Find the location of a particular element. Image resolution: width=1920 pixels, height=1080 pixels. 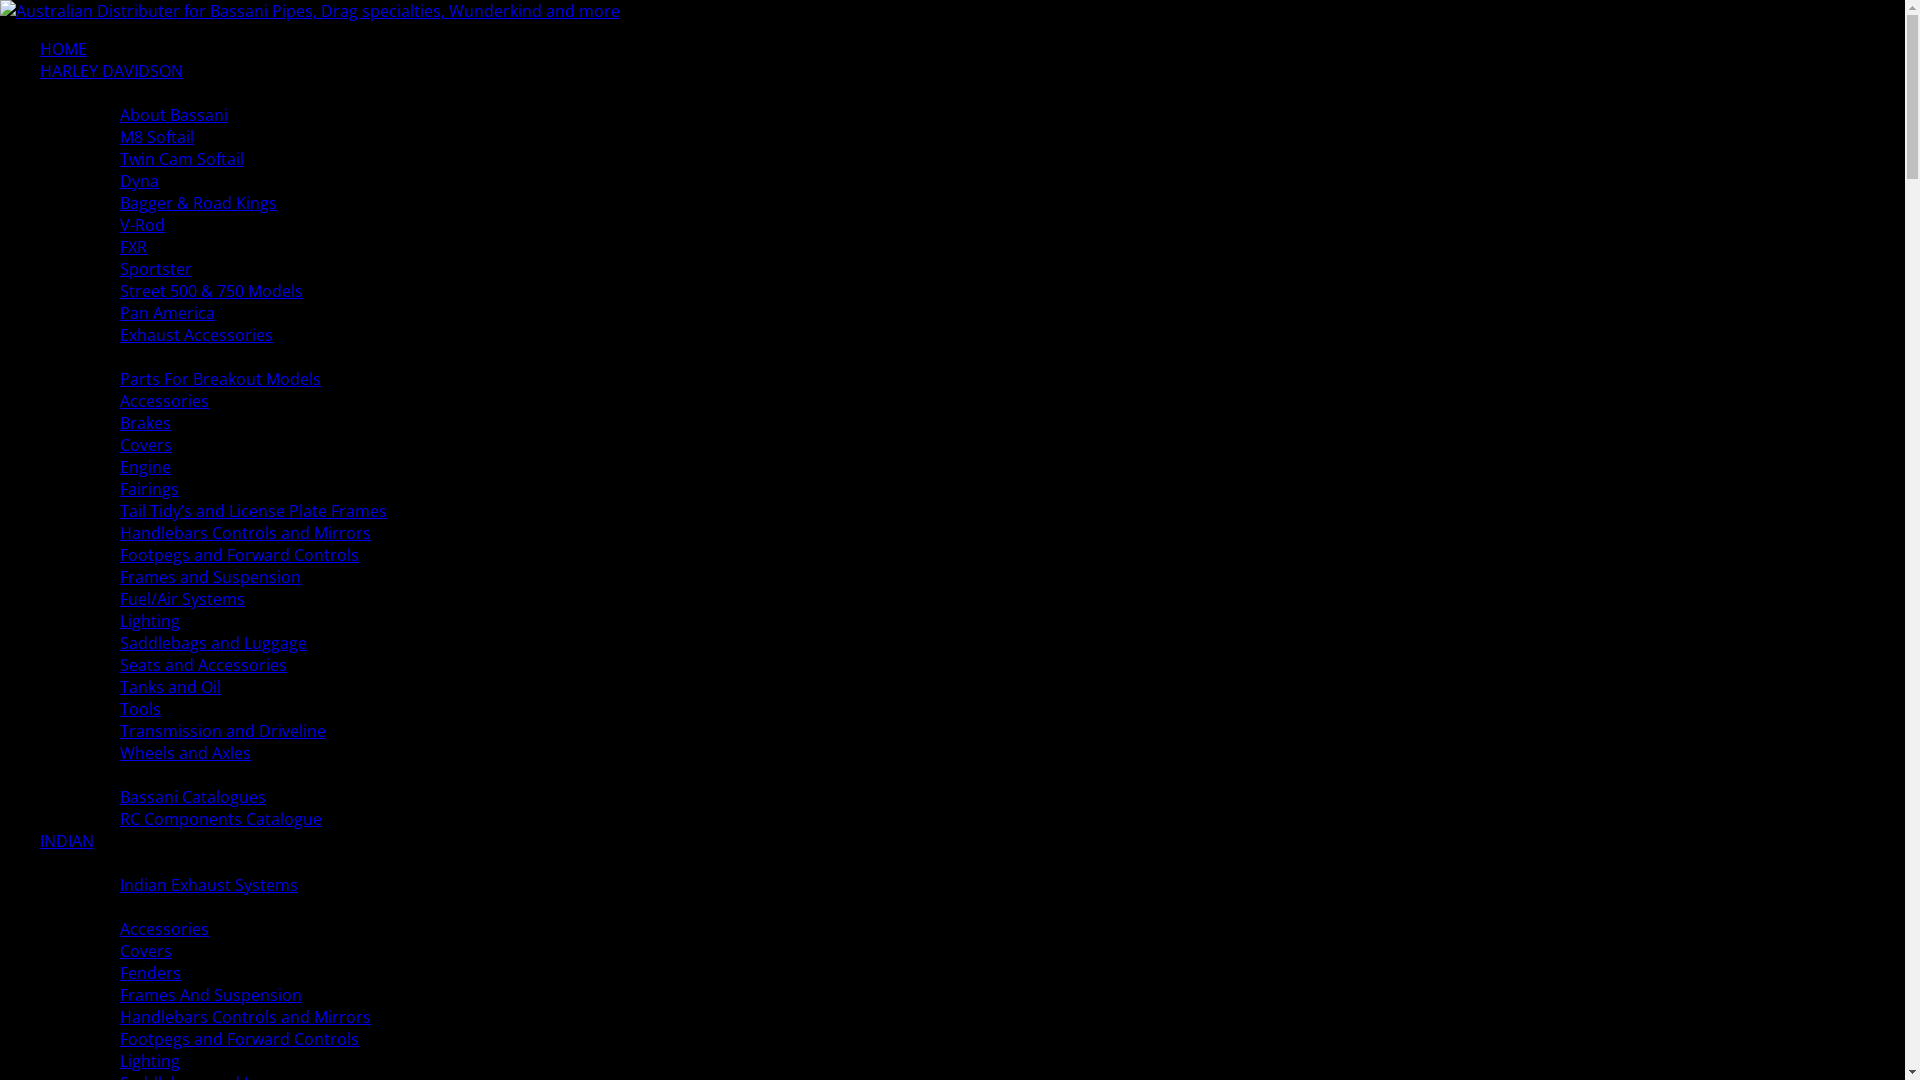

'Handlebars Controls and Mirrors' is located at coordinates (244, 1017).